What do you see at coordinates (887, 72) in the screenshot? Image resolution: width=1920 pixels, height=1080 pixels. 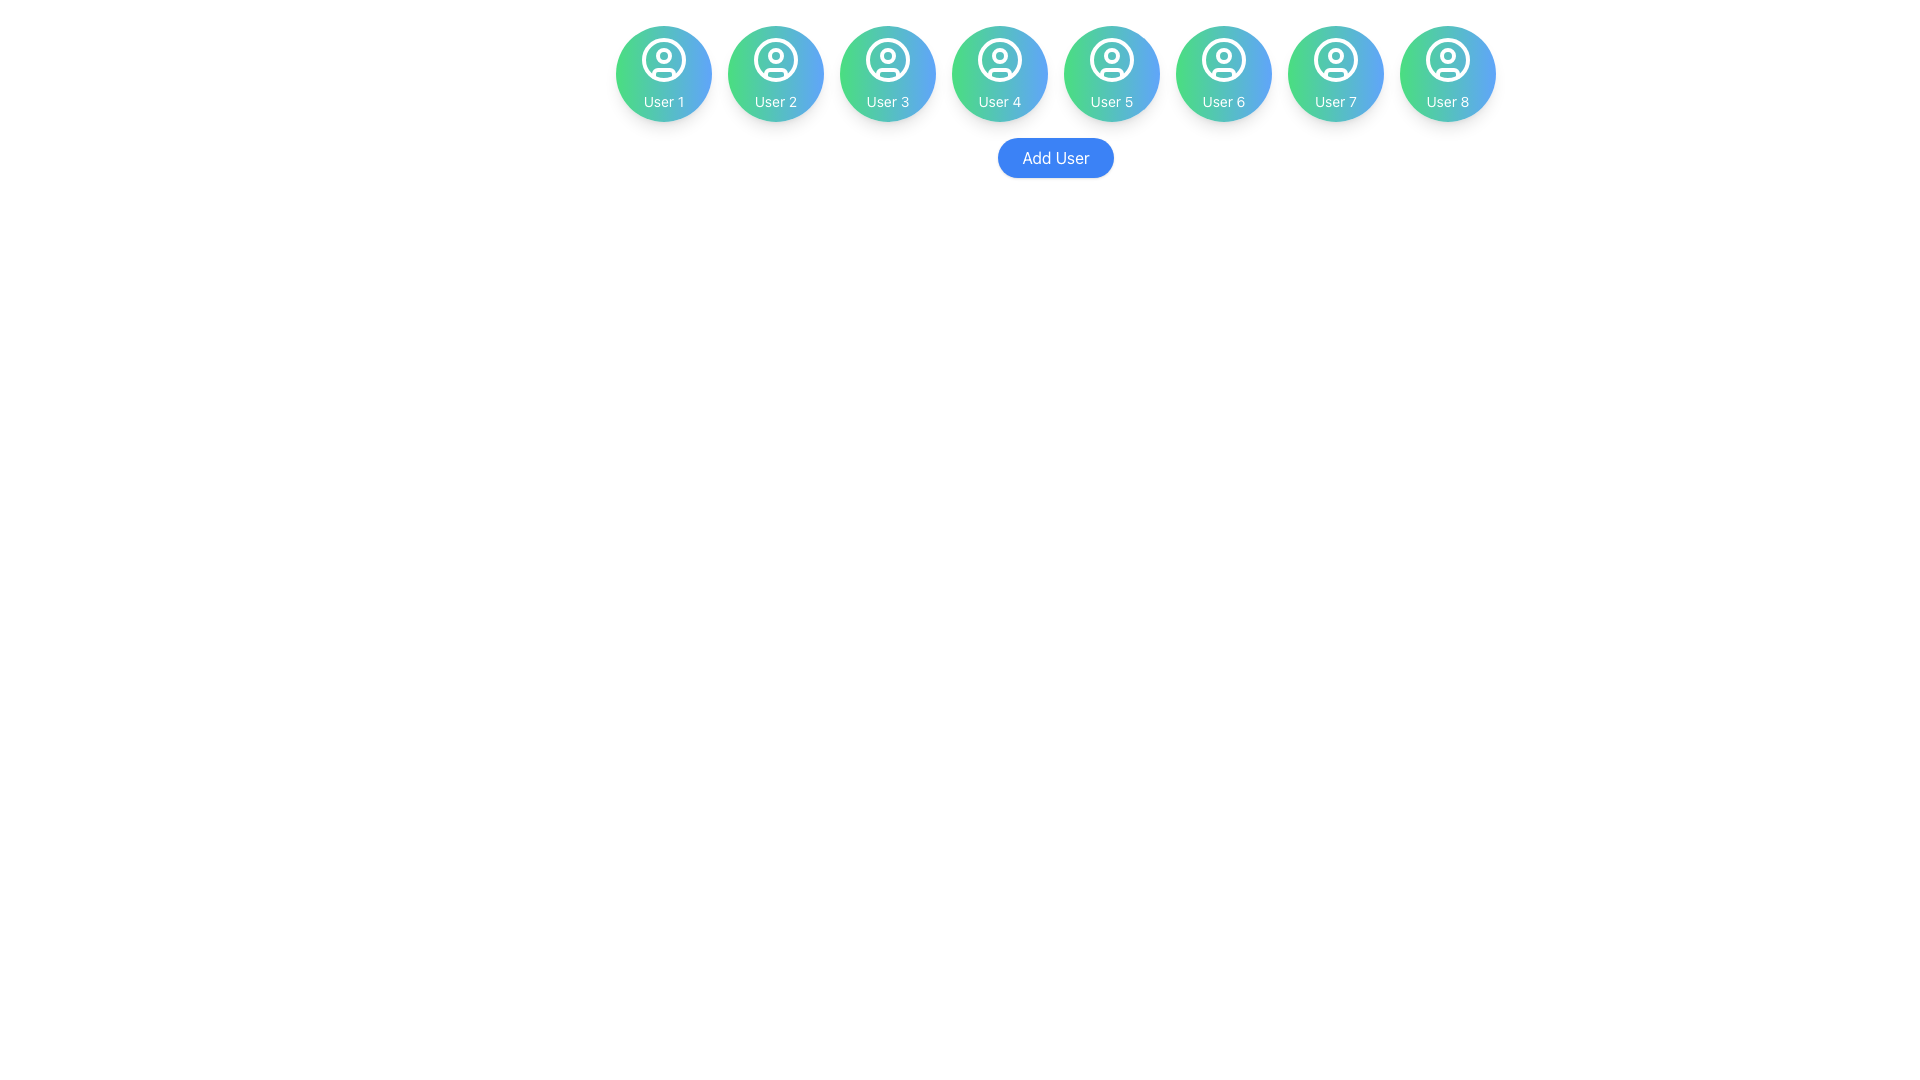 I see `the circular user profile button labeled 'User 3'` at bounding box center [887, 72].